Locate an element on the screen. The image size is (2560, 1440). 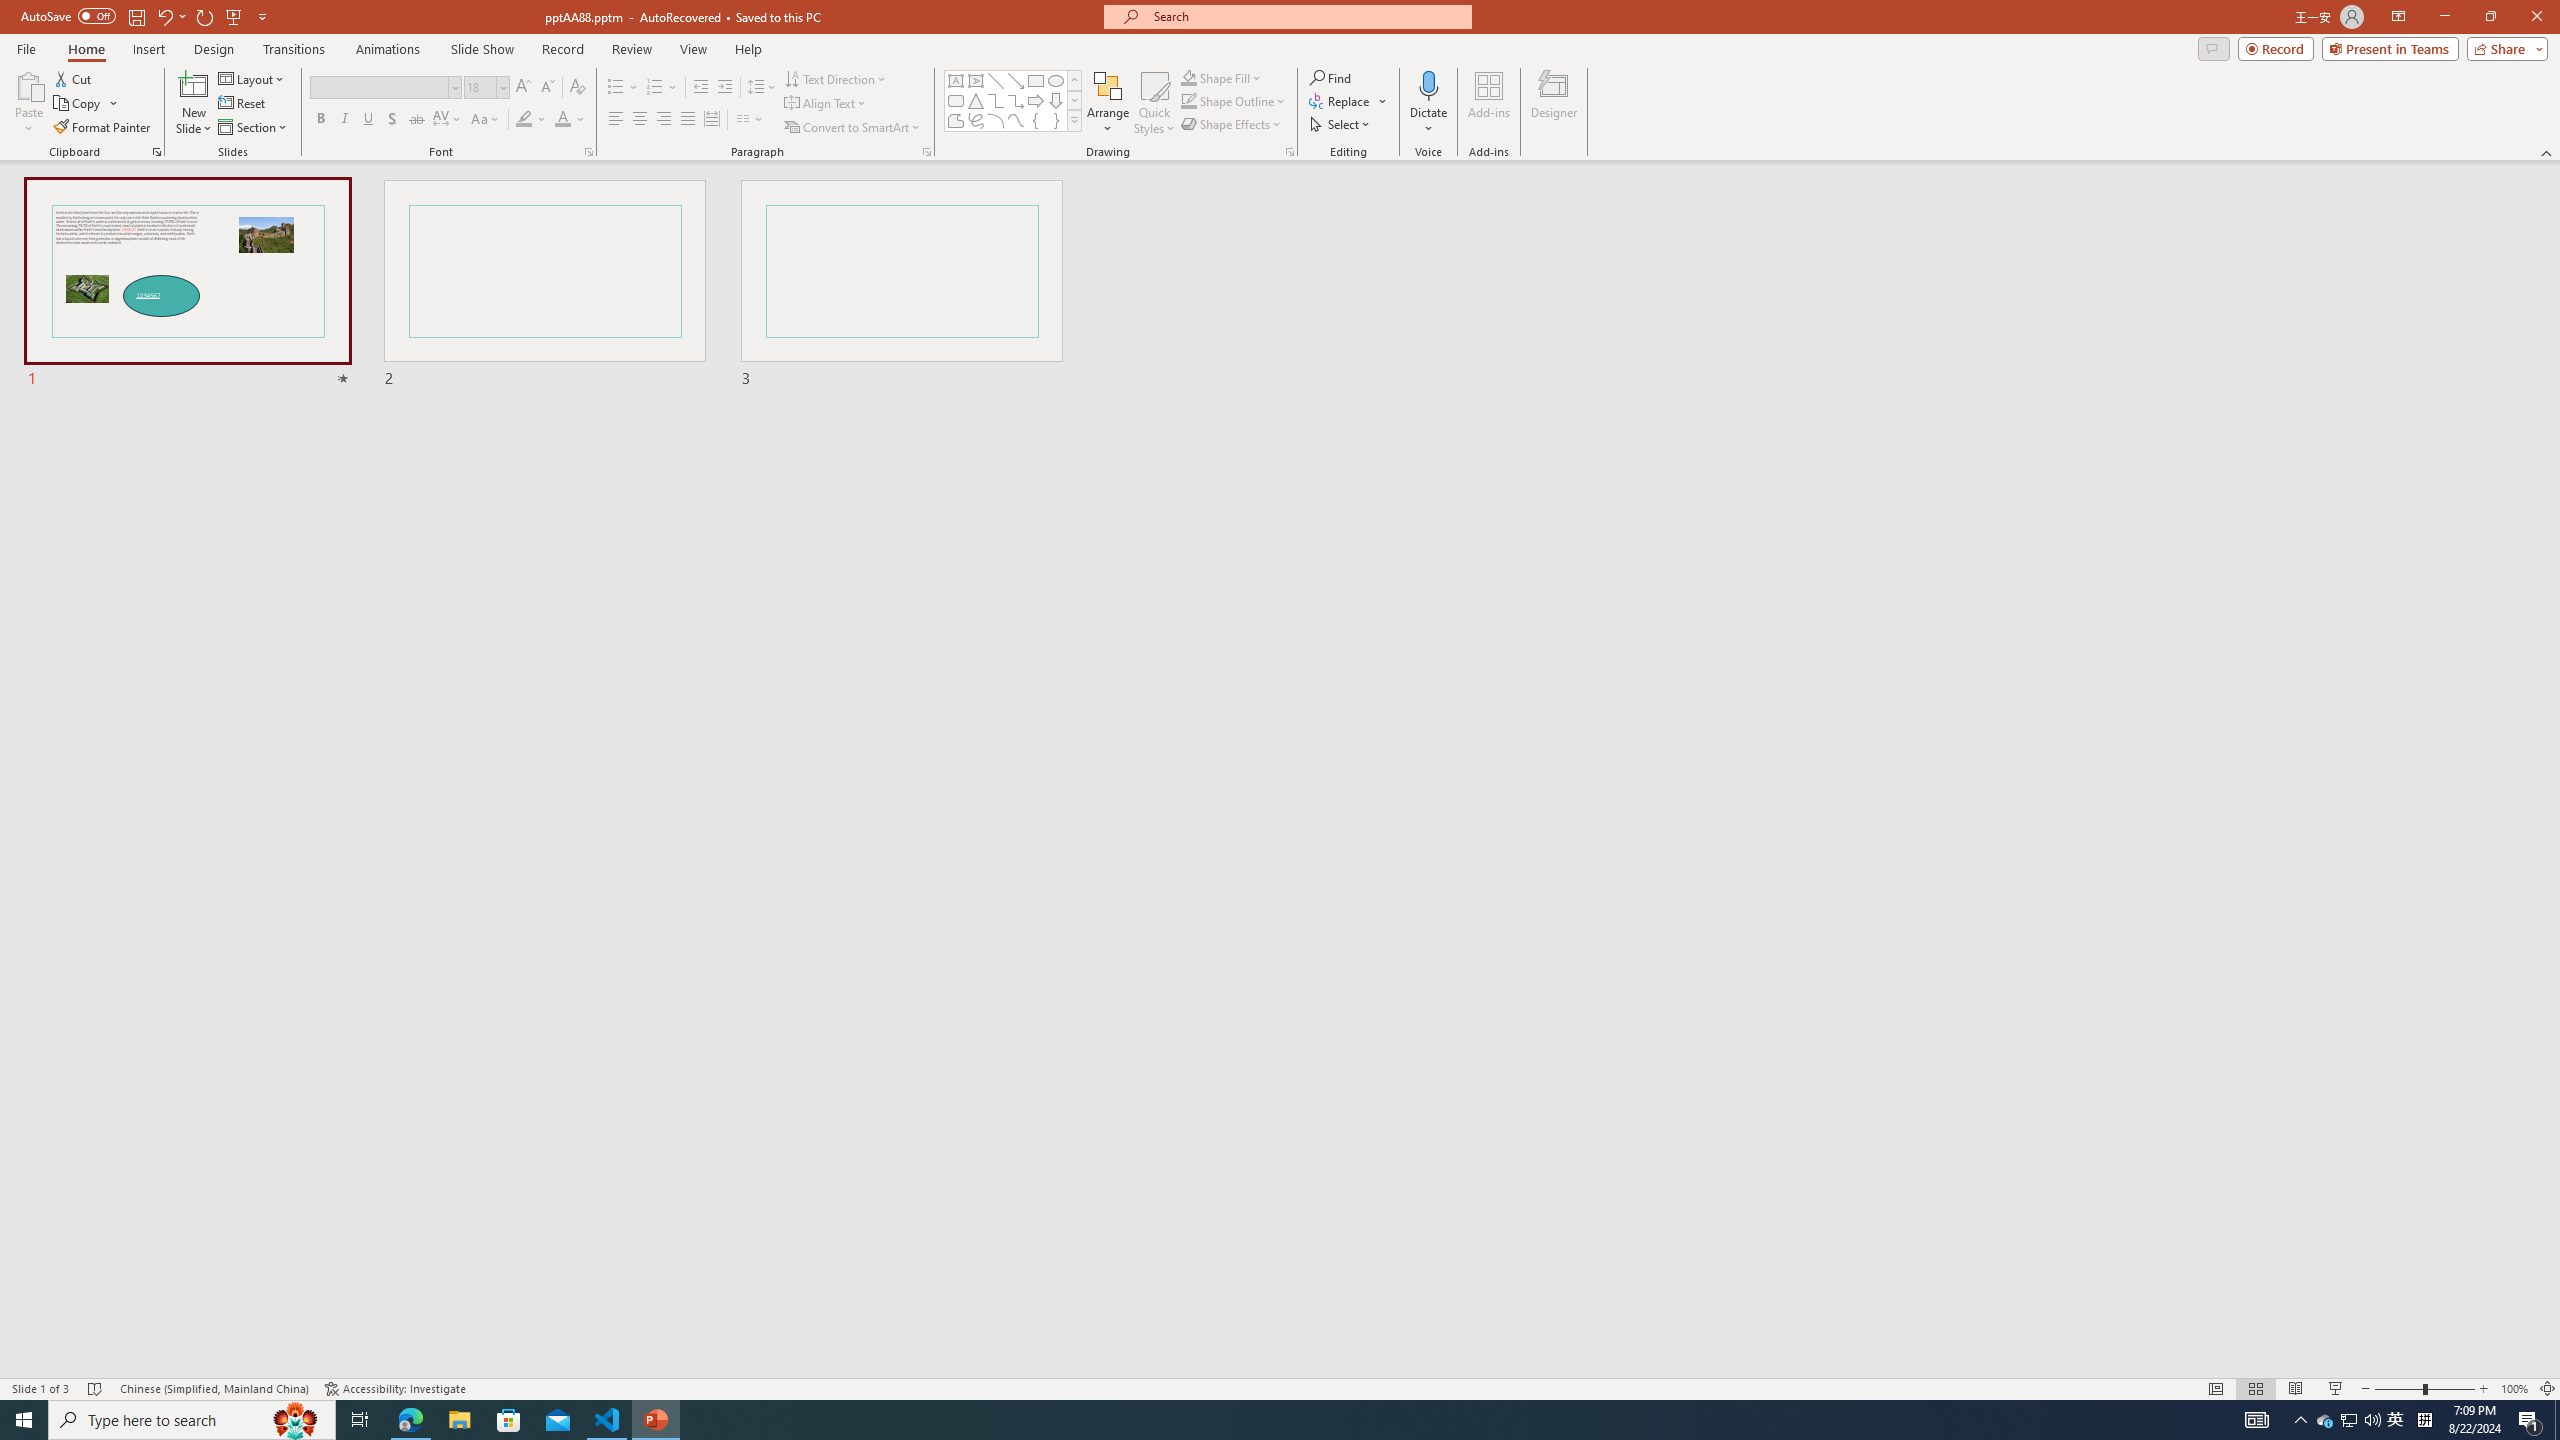
'Justify' is located at coordinates (686, 118).